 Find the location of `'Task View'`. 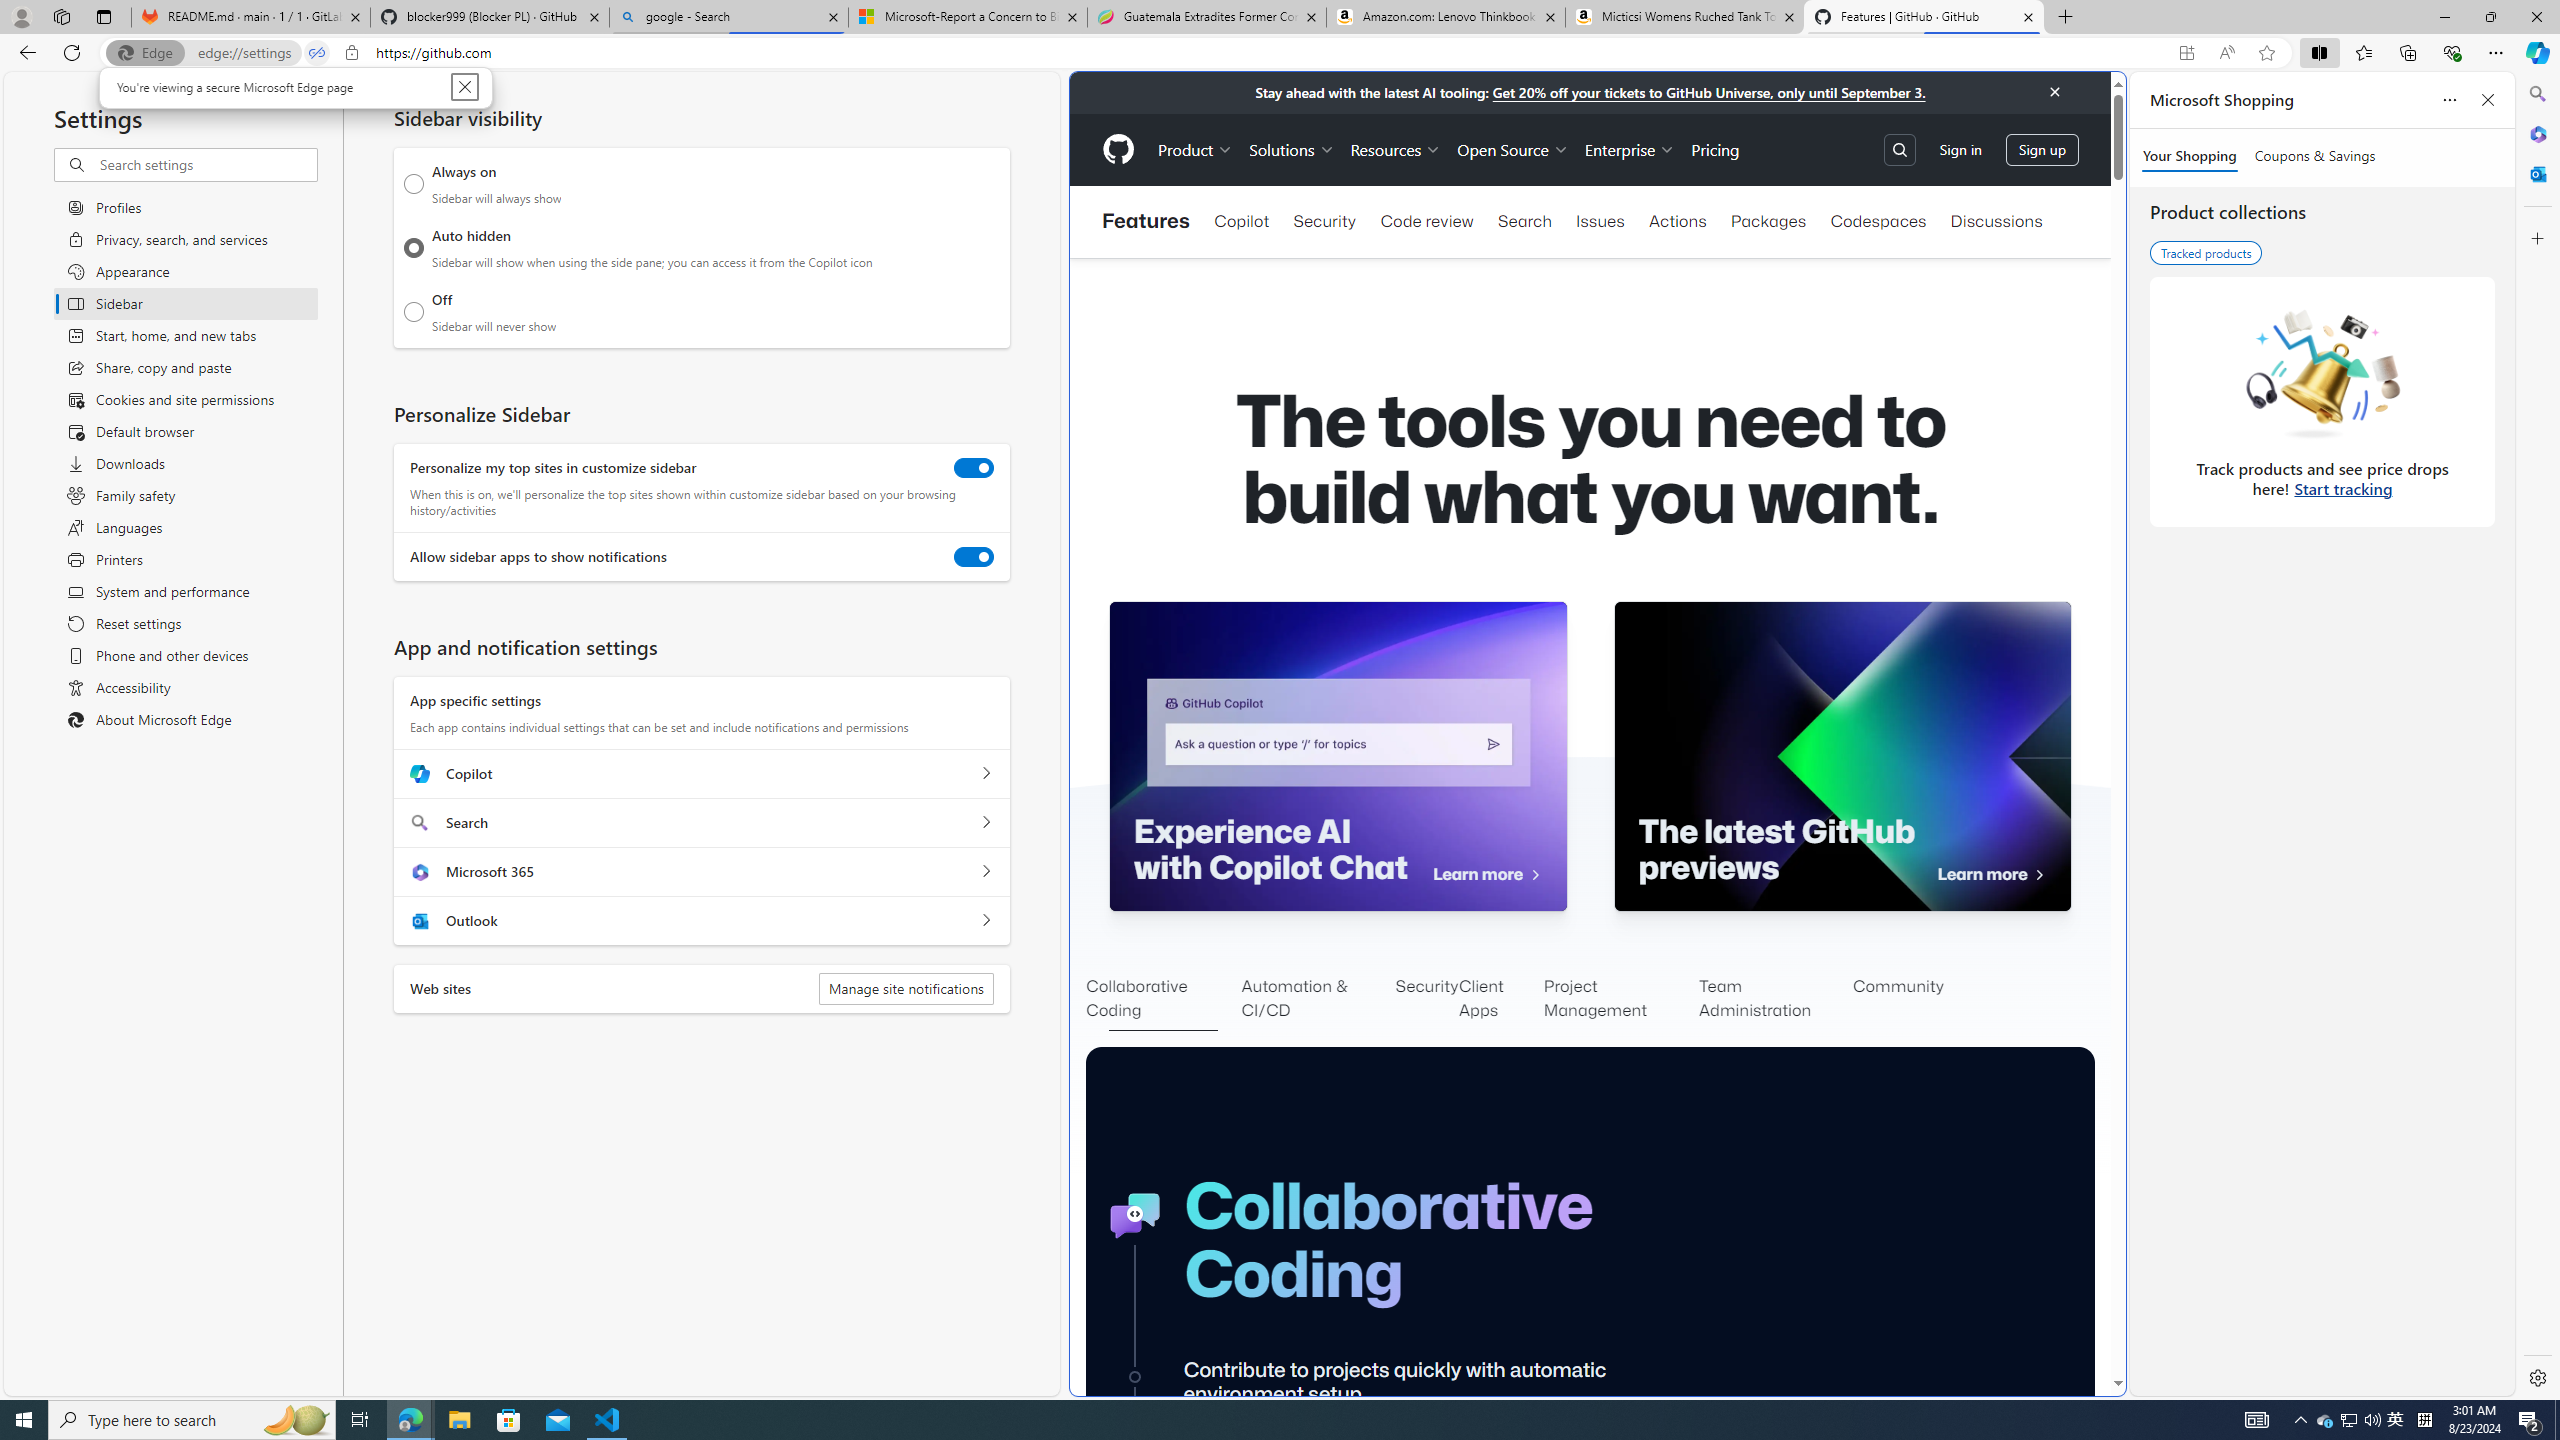

'Task View' is located at coordinates (358, 1418).